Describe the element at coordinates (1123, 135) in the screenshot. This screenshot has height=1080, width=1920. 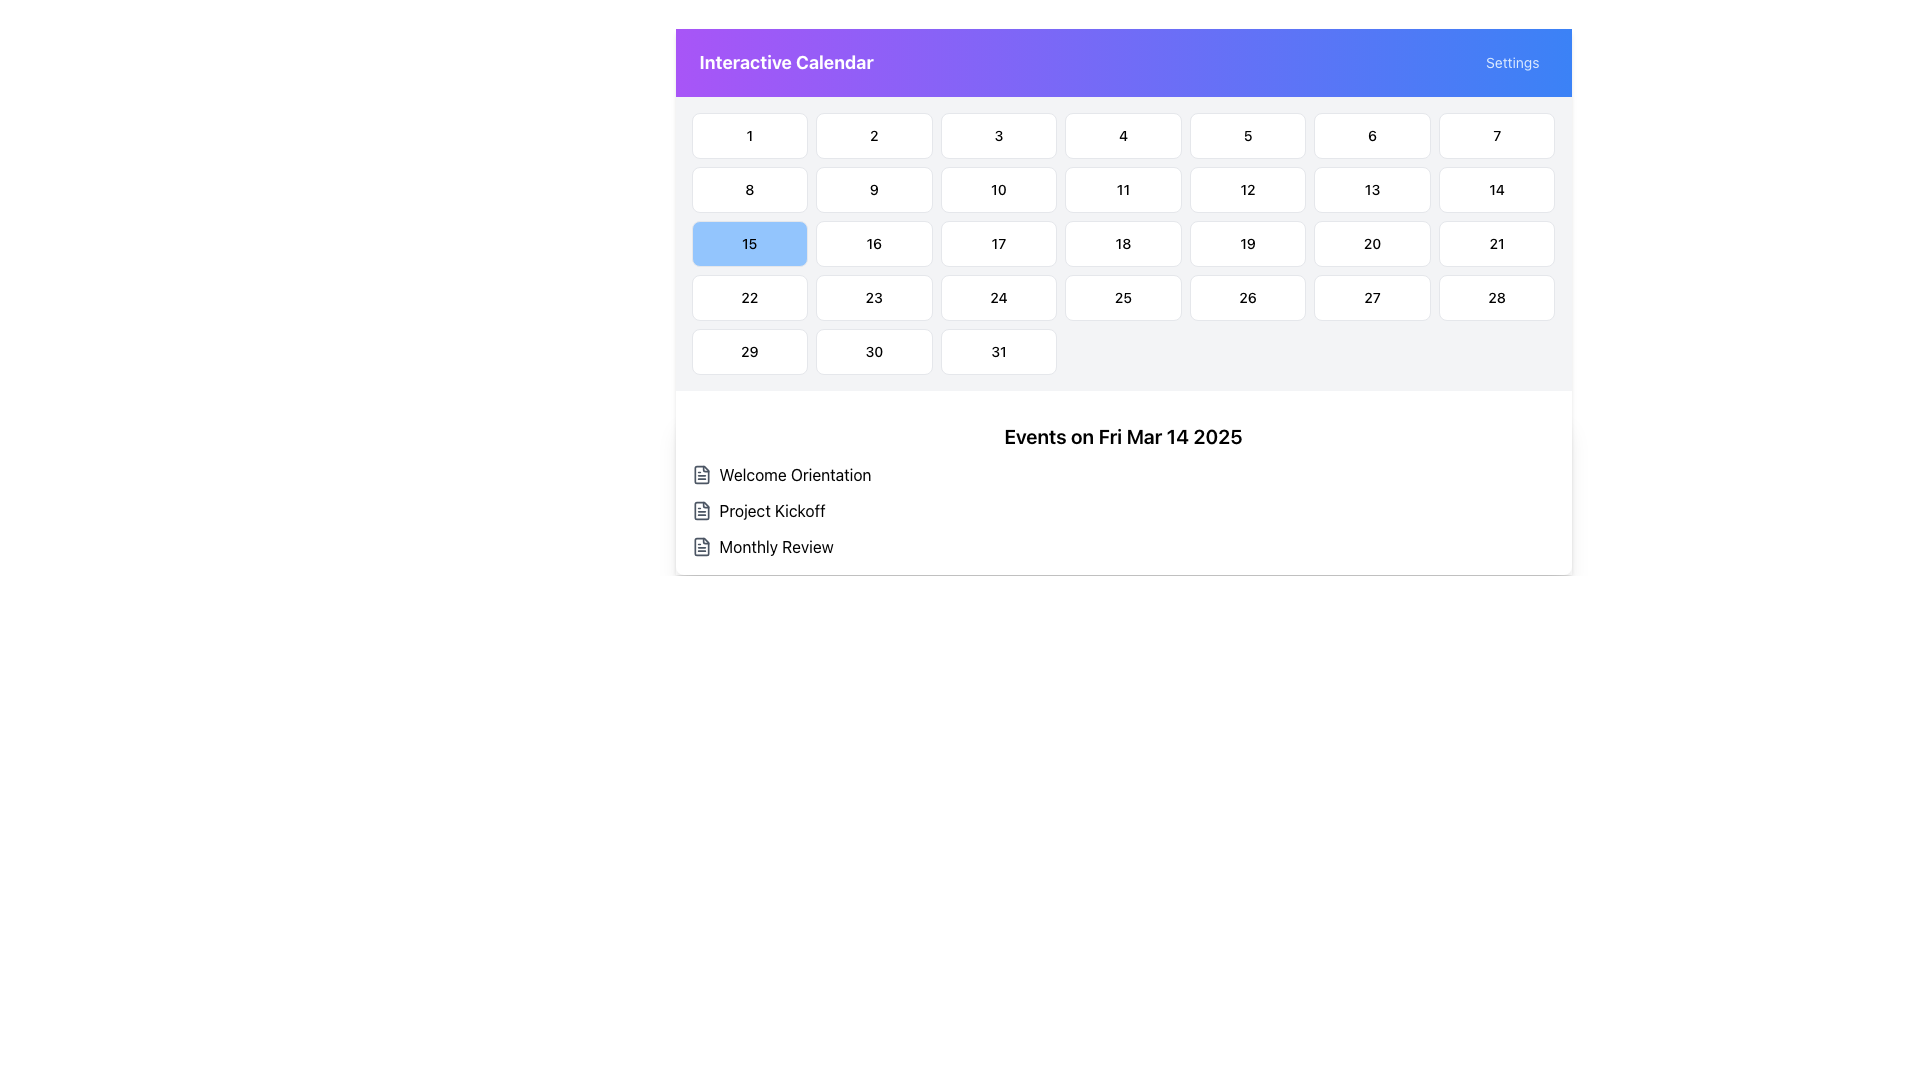
I see `the text label displaying the number '4'` at that location.